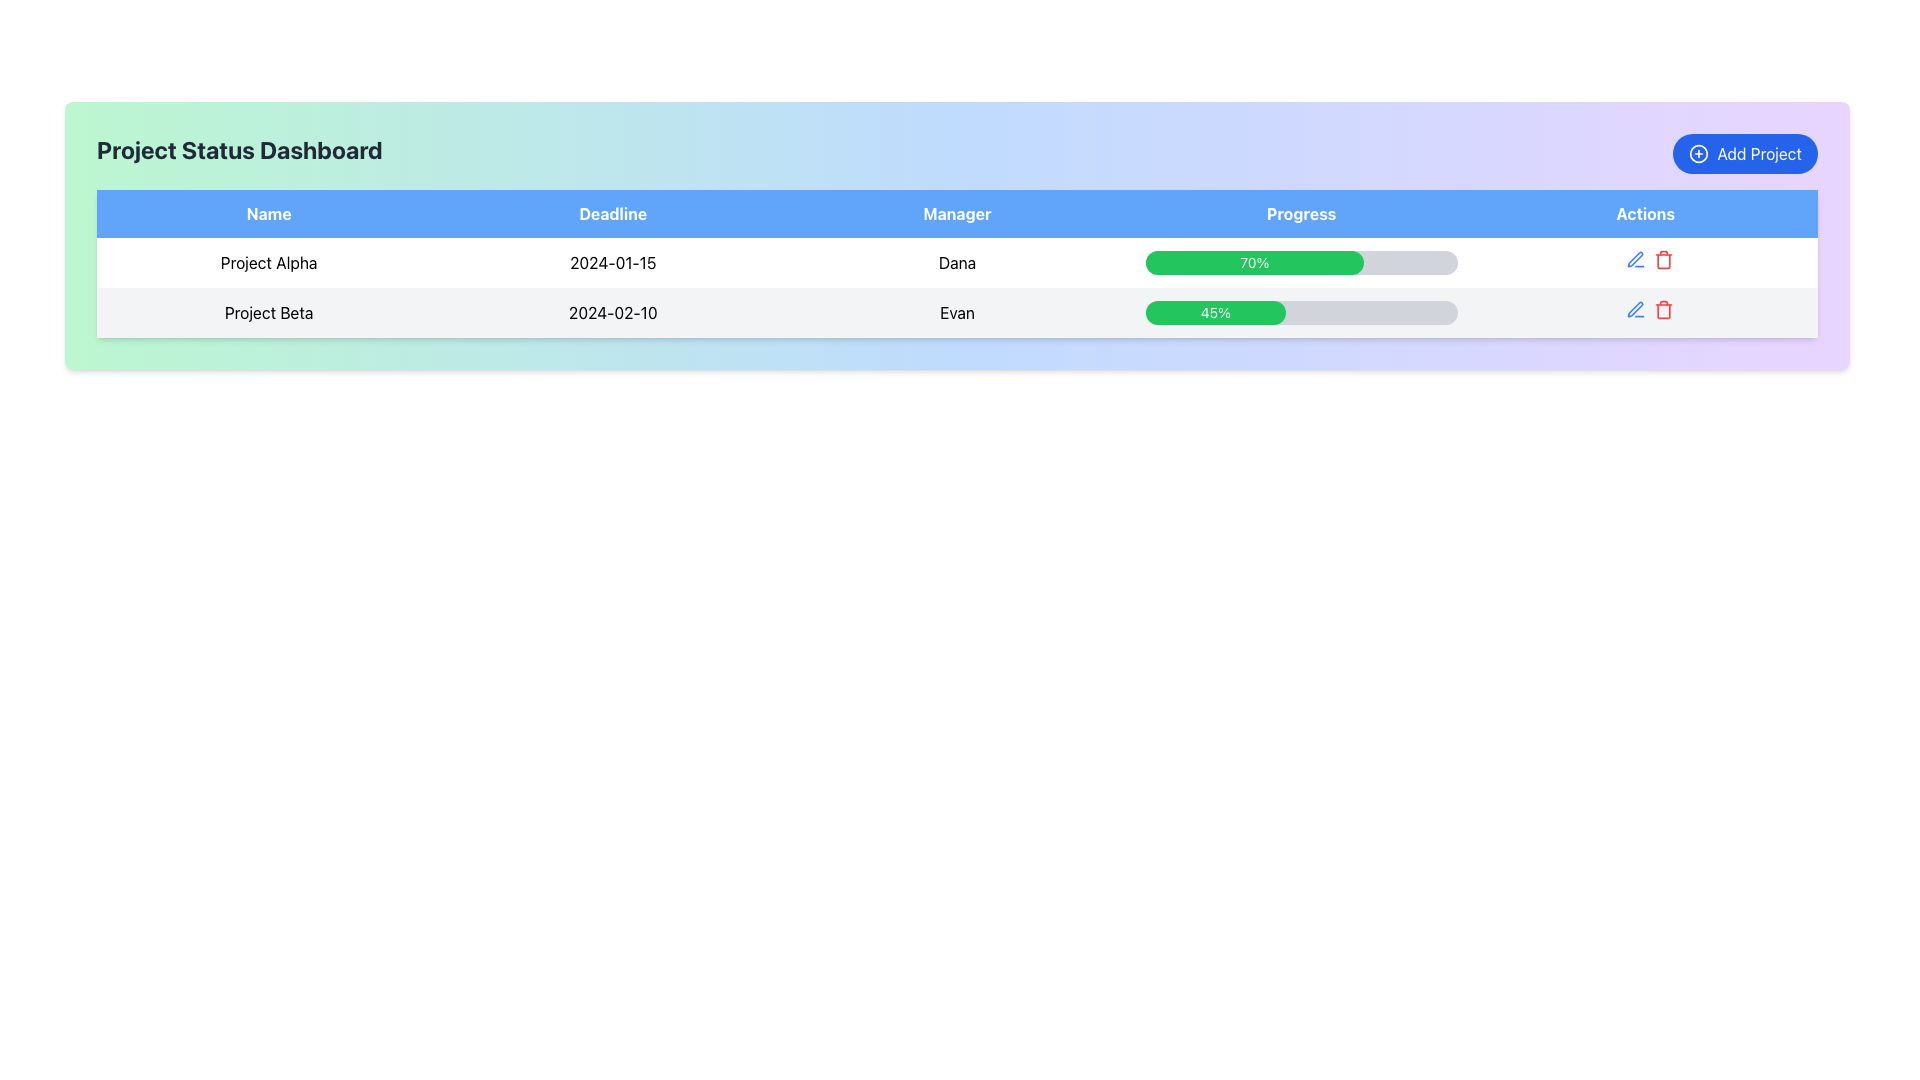 Image resolution: width=1920 pixels, height=1080 pixels. Describe the element at coordinates (268, 312) in the screenshot. I see `the text label representing the name of the project in the second row of the table under the 'Name' column` at that location.